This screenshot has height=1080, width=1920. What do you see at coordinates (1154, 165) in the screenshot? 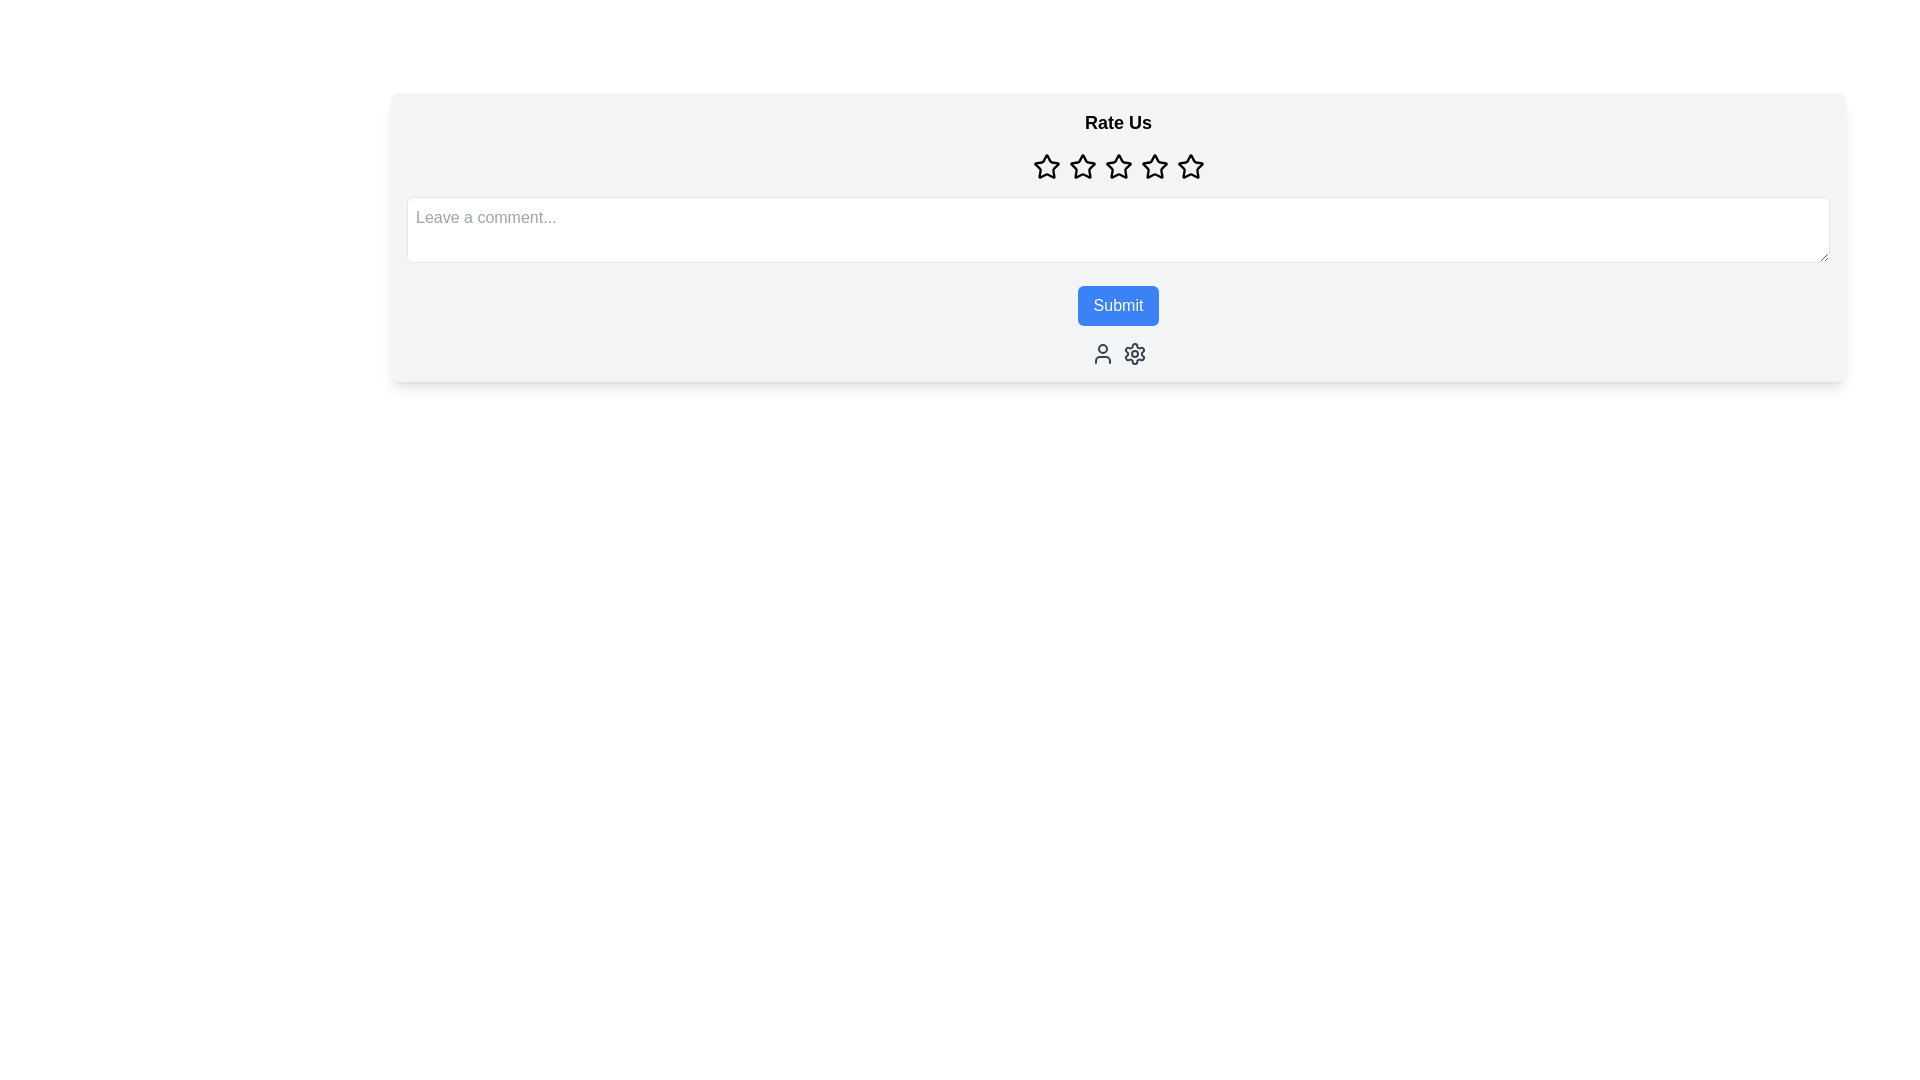
I see `the fourth star icon in the horizontal arrangement of five stars, which allows users to provide feedback by selecting a rating` at bounding box center [1154, 165].